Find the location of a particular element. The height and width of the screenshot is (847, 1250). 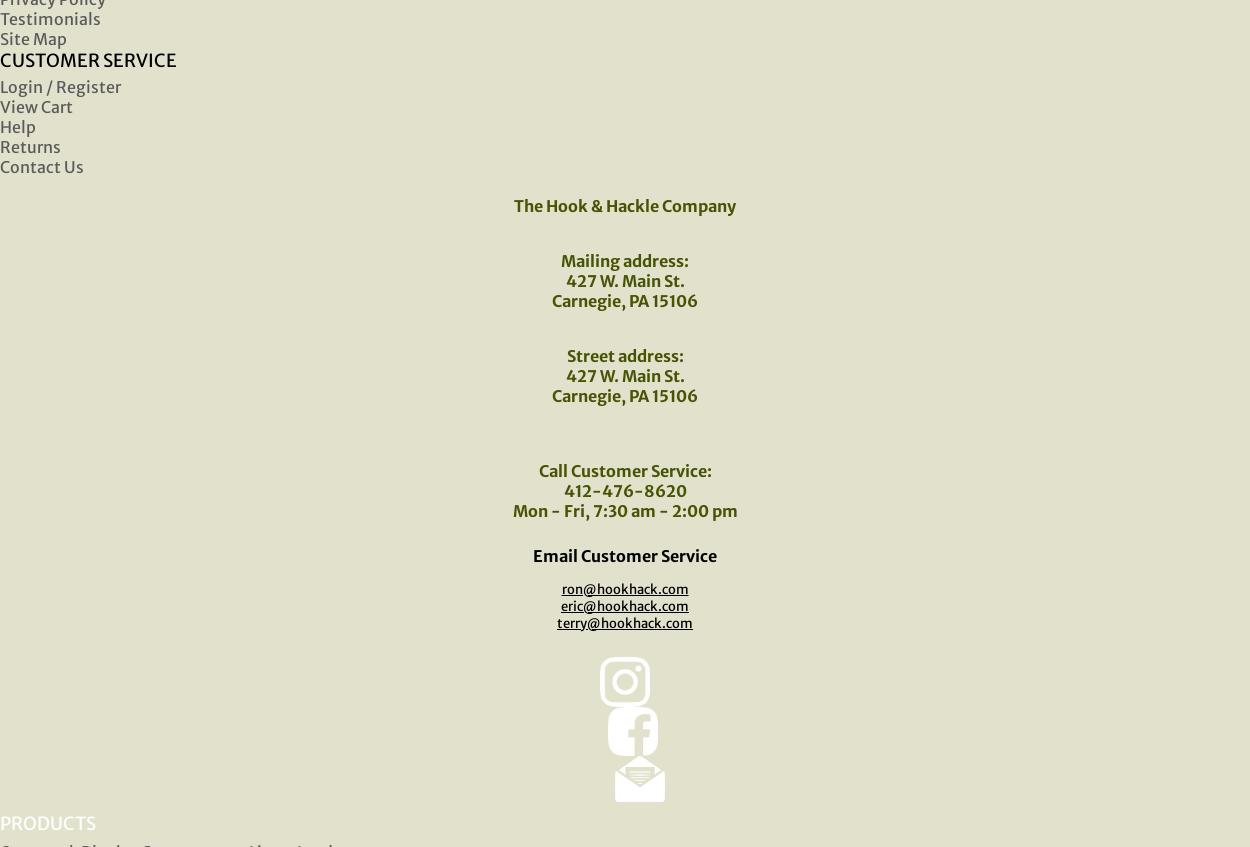

'PRODUCTS' is located at coordinates (47, 823).